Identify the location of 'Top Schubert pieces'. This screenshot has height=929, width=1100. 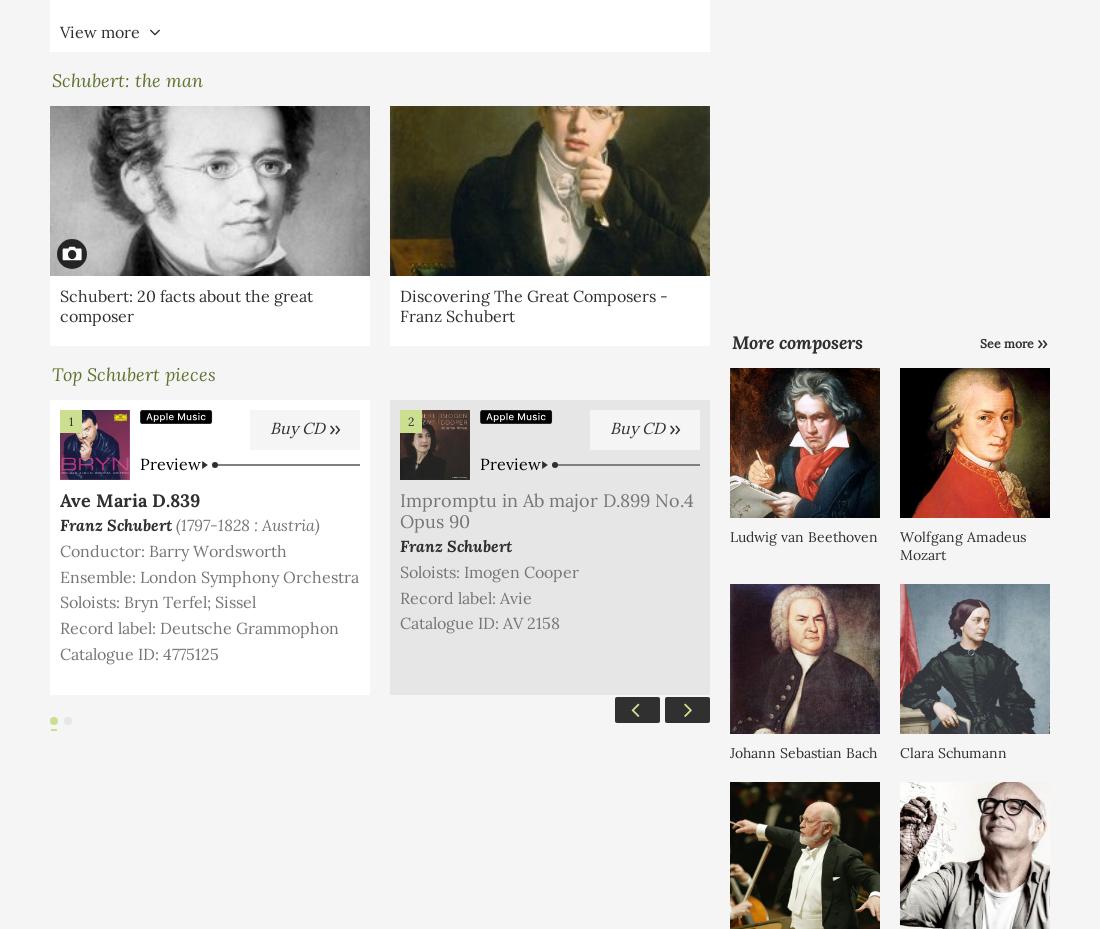
(133, 373).